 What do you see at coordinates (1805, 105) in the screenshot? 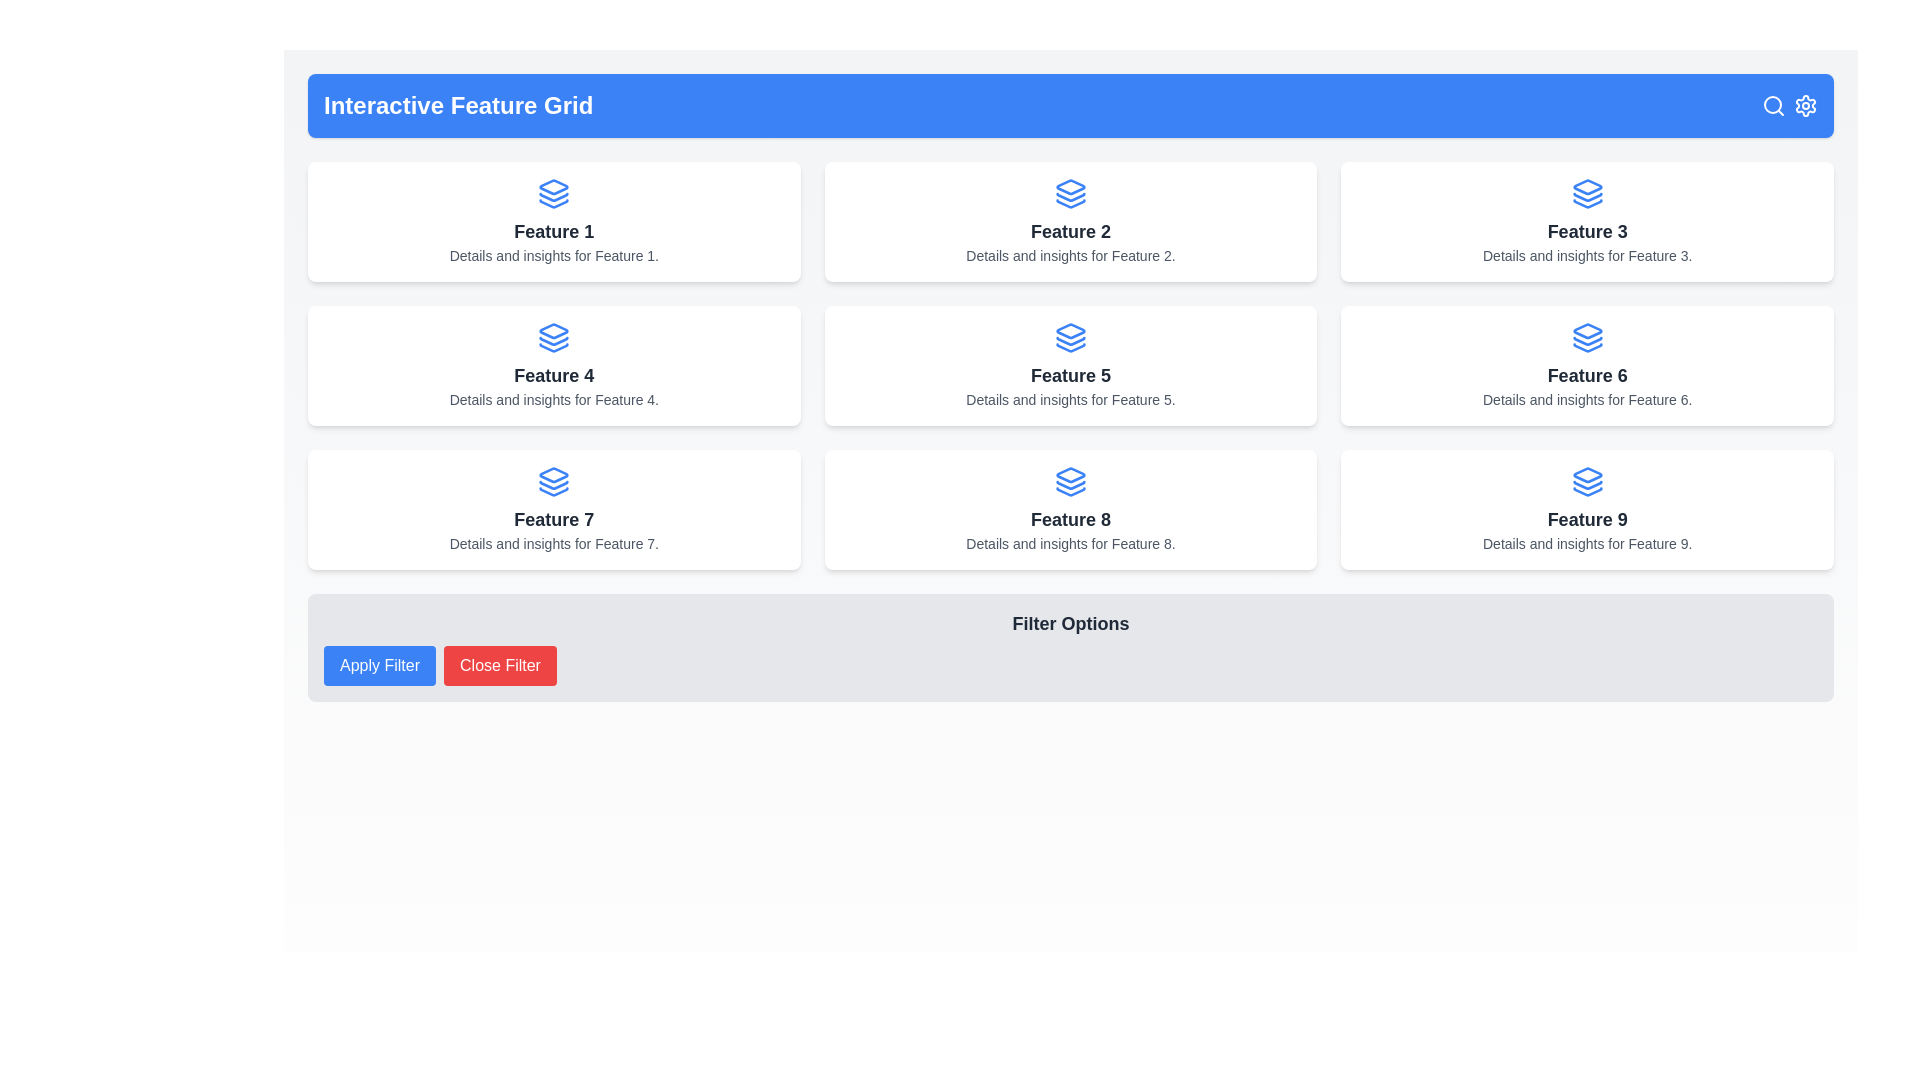
I see `the main gear shape component of the settings icon located in the top-right corner of the application interface` at bounding box center [1805, 105].